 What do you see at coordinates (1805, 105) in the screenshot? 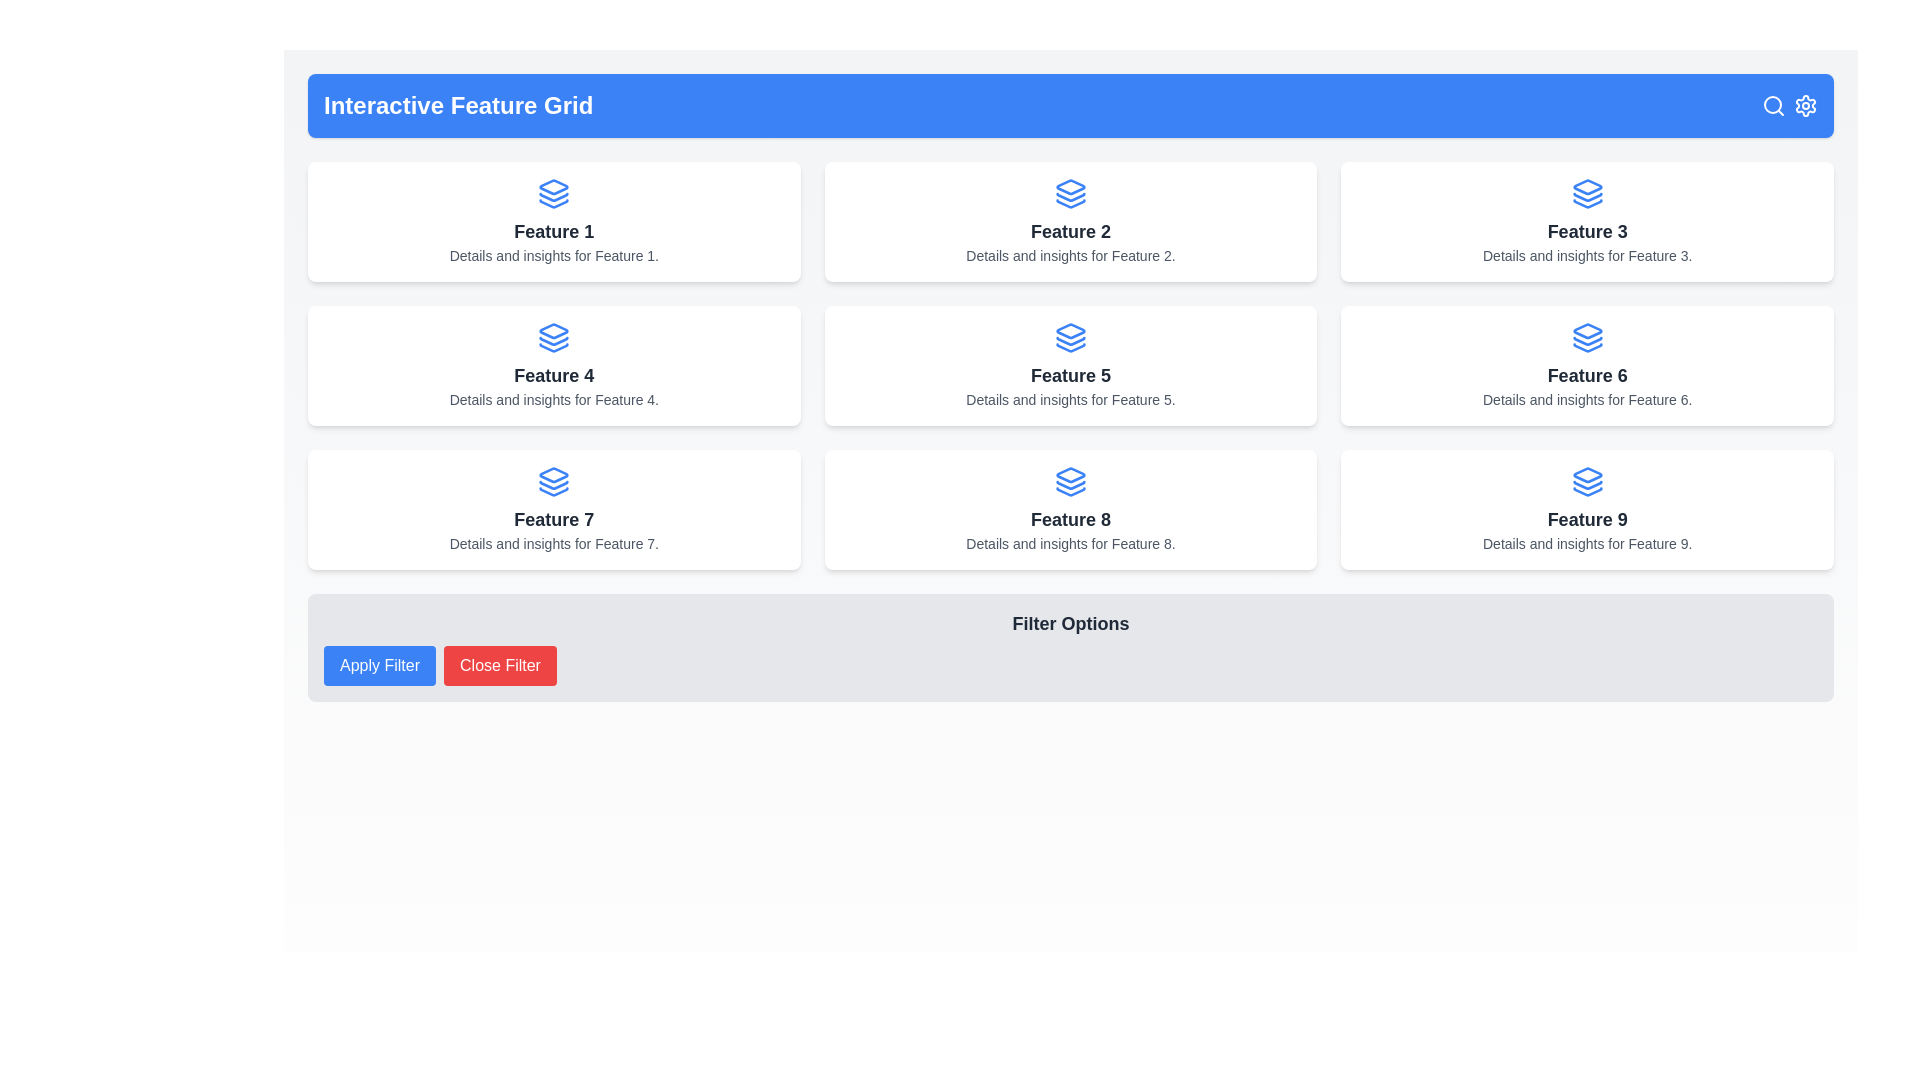
I see `the main gear shape component of the settings icon located in the top-right corner of the application interface` at bounding box center [1805, 105].